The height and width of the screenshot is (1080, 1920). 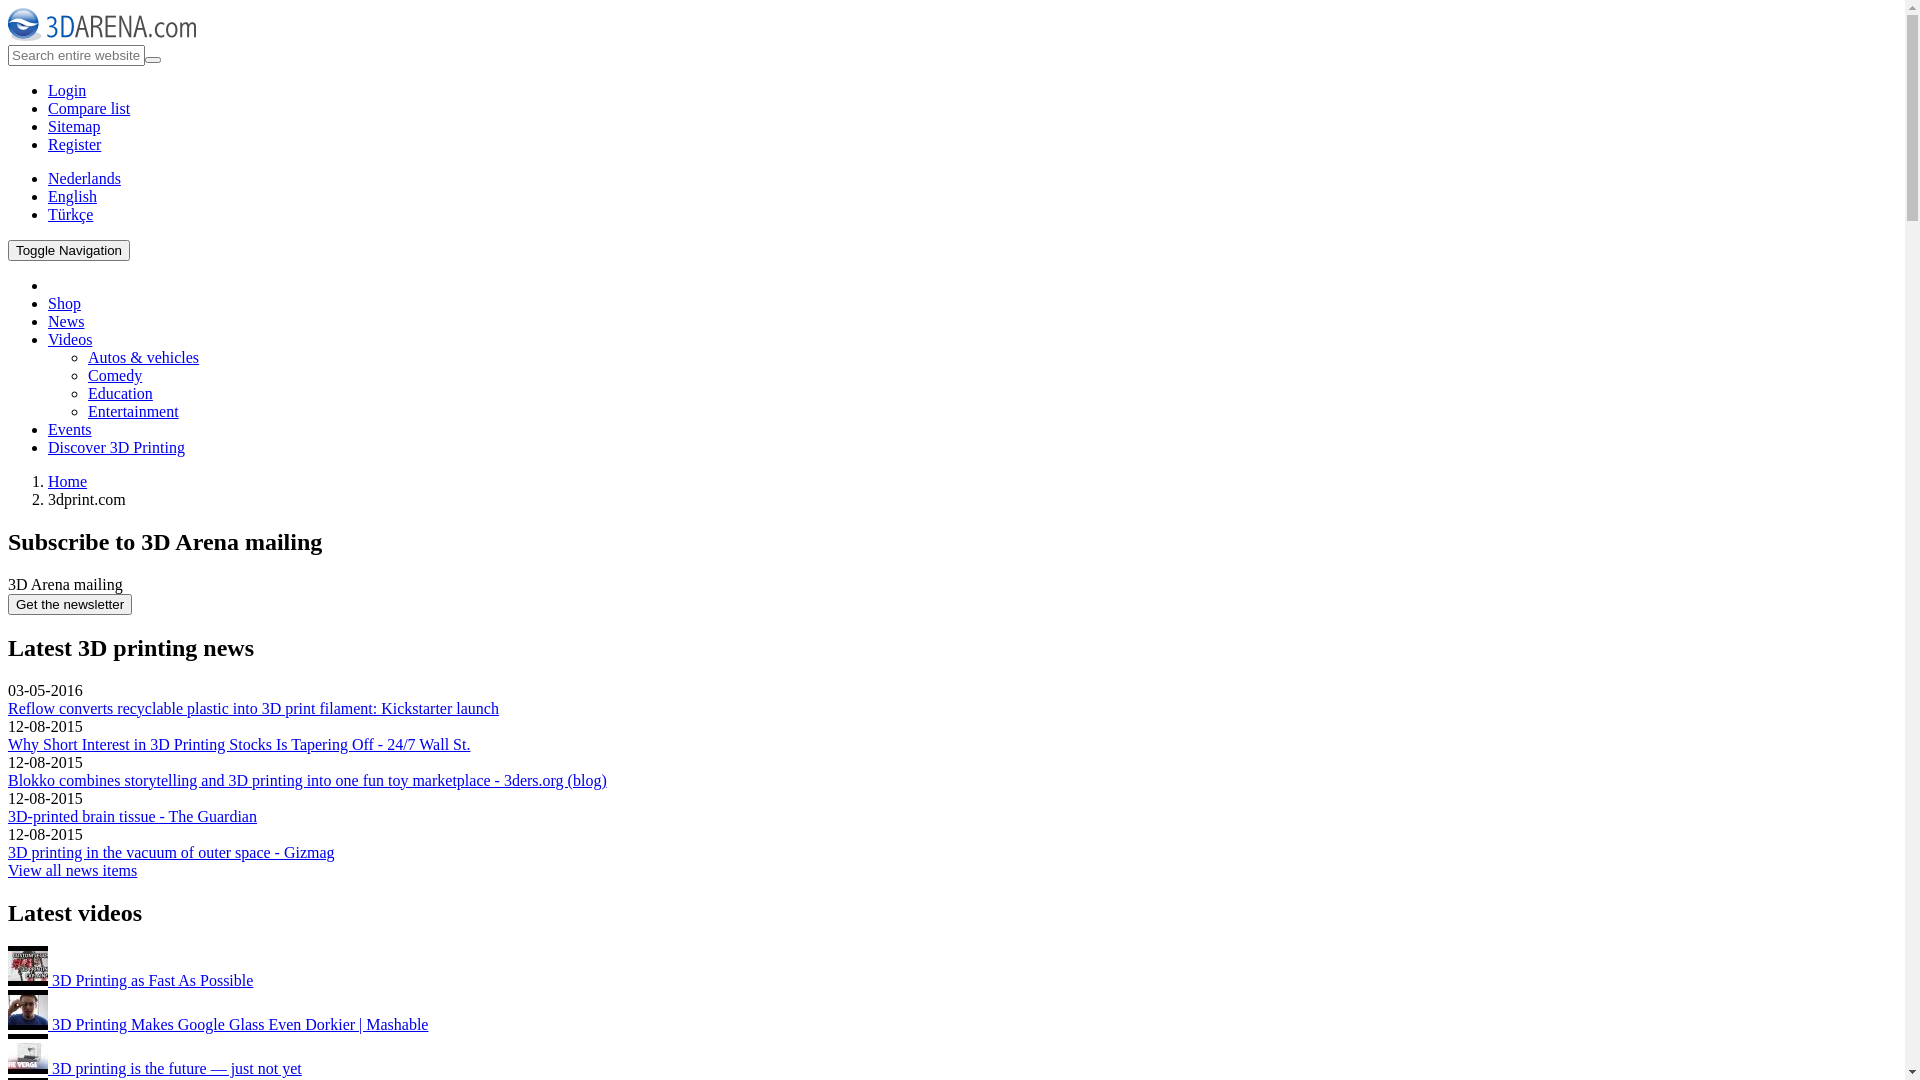 What do you see at coordinates (132, 410) in the screenshot?
I see `'Entertainment'` at bounding box center [132, 410].